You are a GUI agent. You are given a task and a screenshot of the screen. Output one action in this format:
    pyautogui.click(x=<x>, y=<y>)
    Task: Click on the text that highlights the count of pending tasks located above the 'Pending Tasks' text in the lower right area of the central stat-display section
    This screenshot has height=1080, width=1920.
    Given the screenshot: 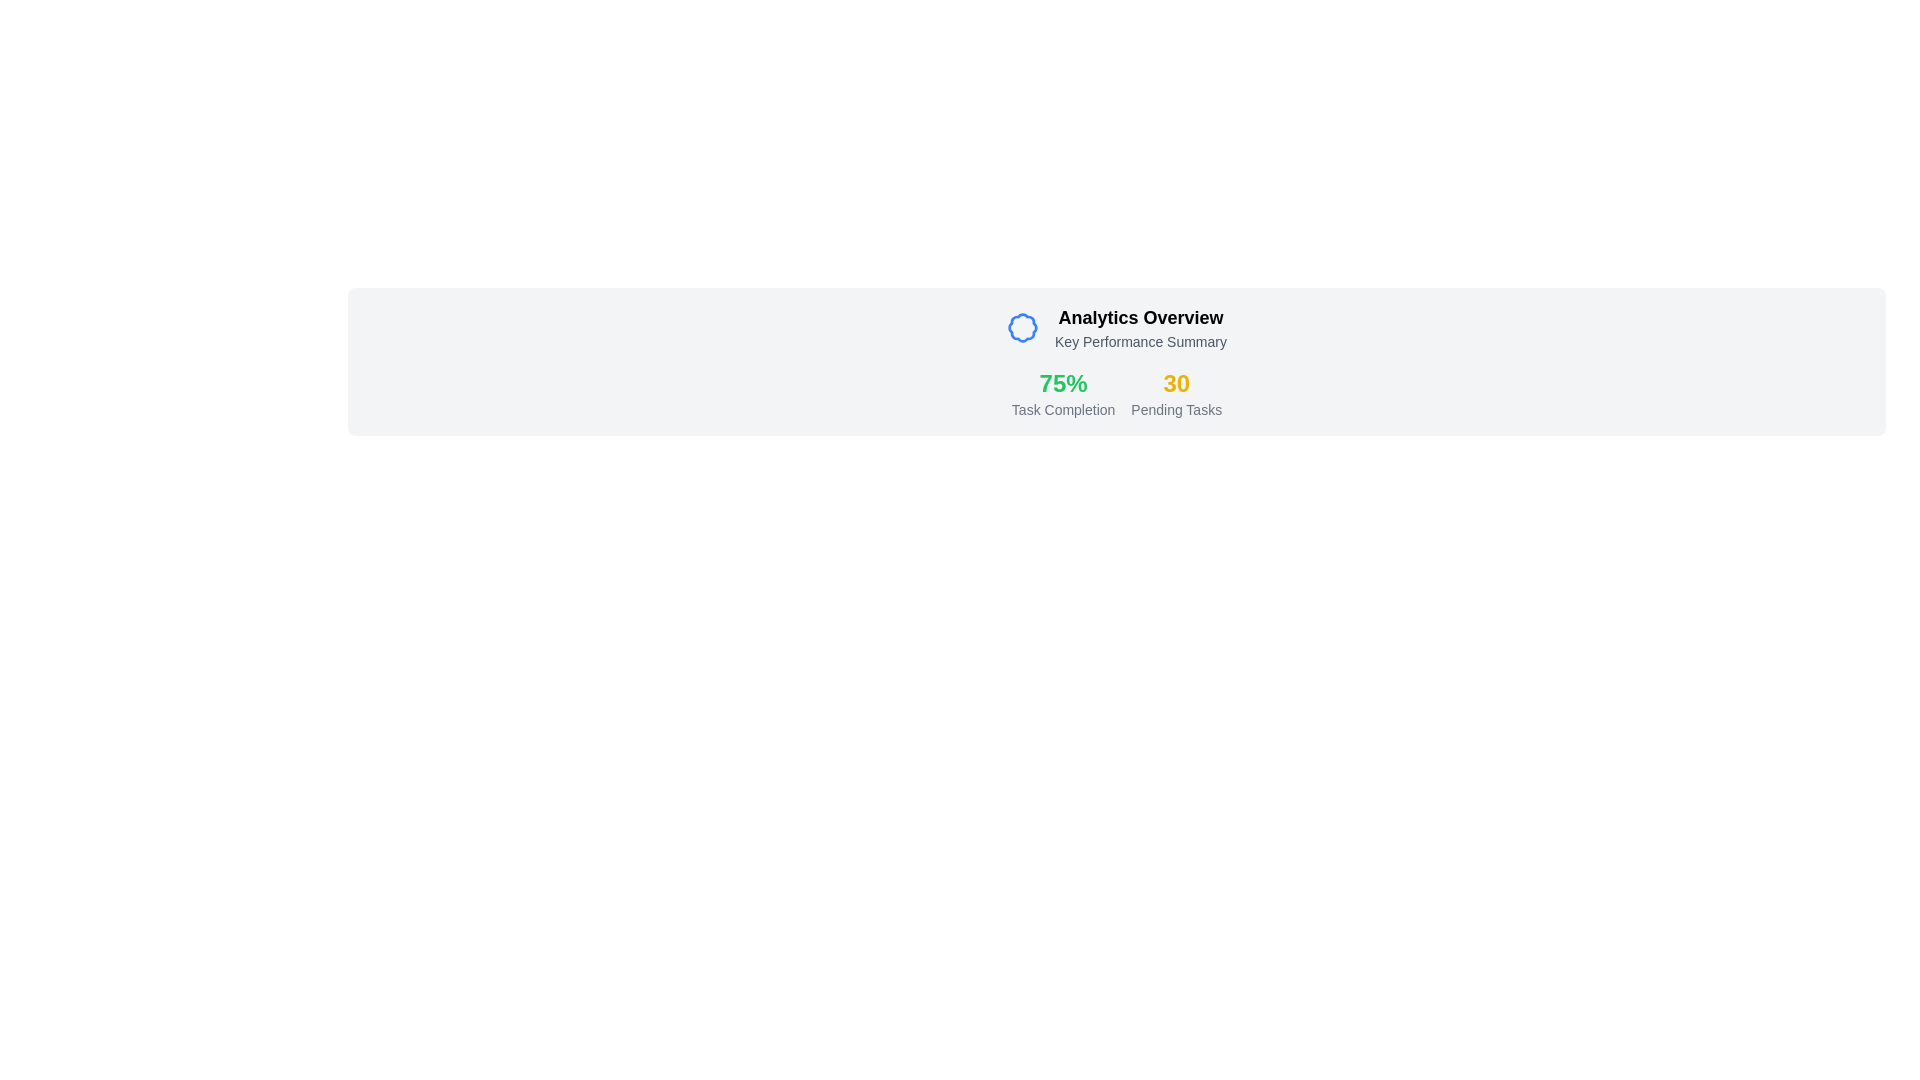 What is the action you would take?
    pyautogui.click(x=1176, y=384)
    